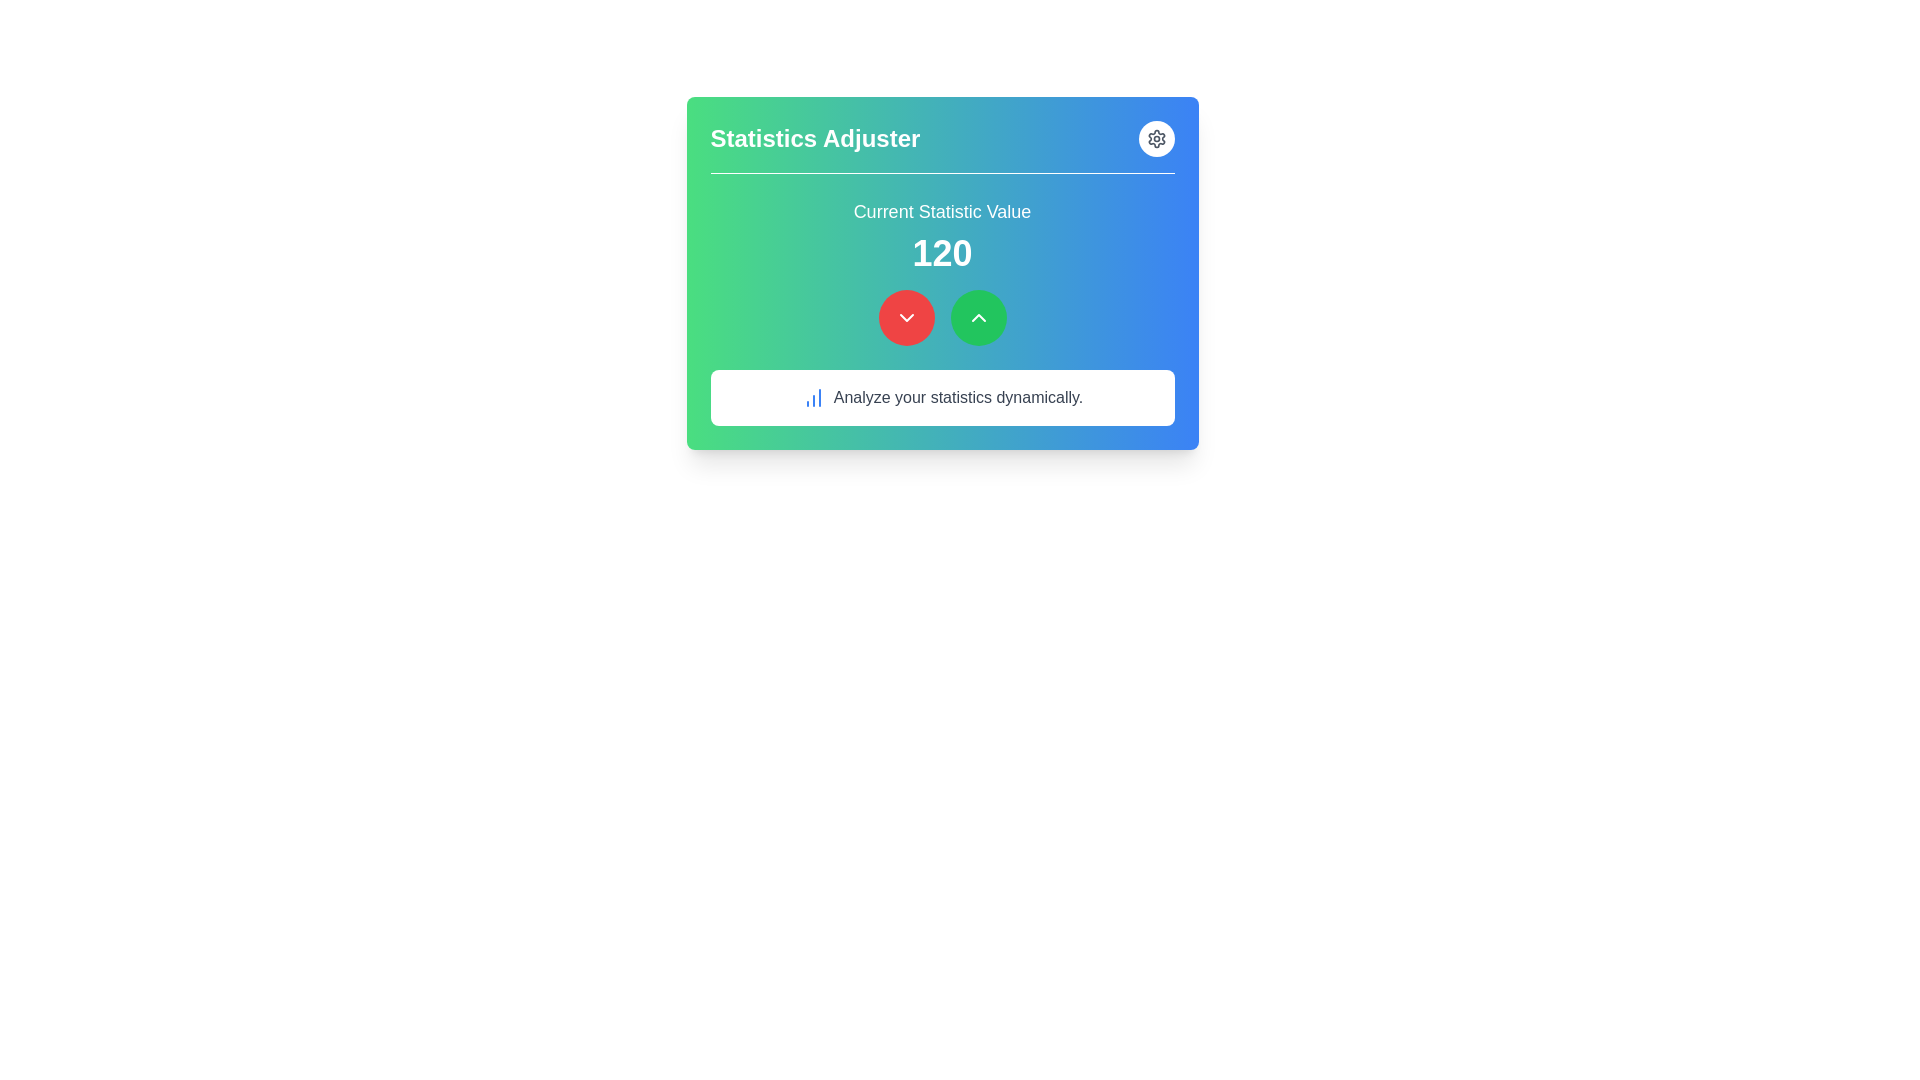 This screenshot has height=1080, width=1920. What do you see at coordinates (978, 316) in the screenshot?
I see `the upward chevron icon within the green circular button to increment the value` at bounding box center [978, 316].